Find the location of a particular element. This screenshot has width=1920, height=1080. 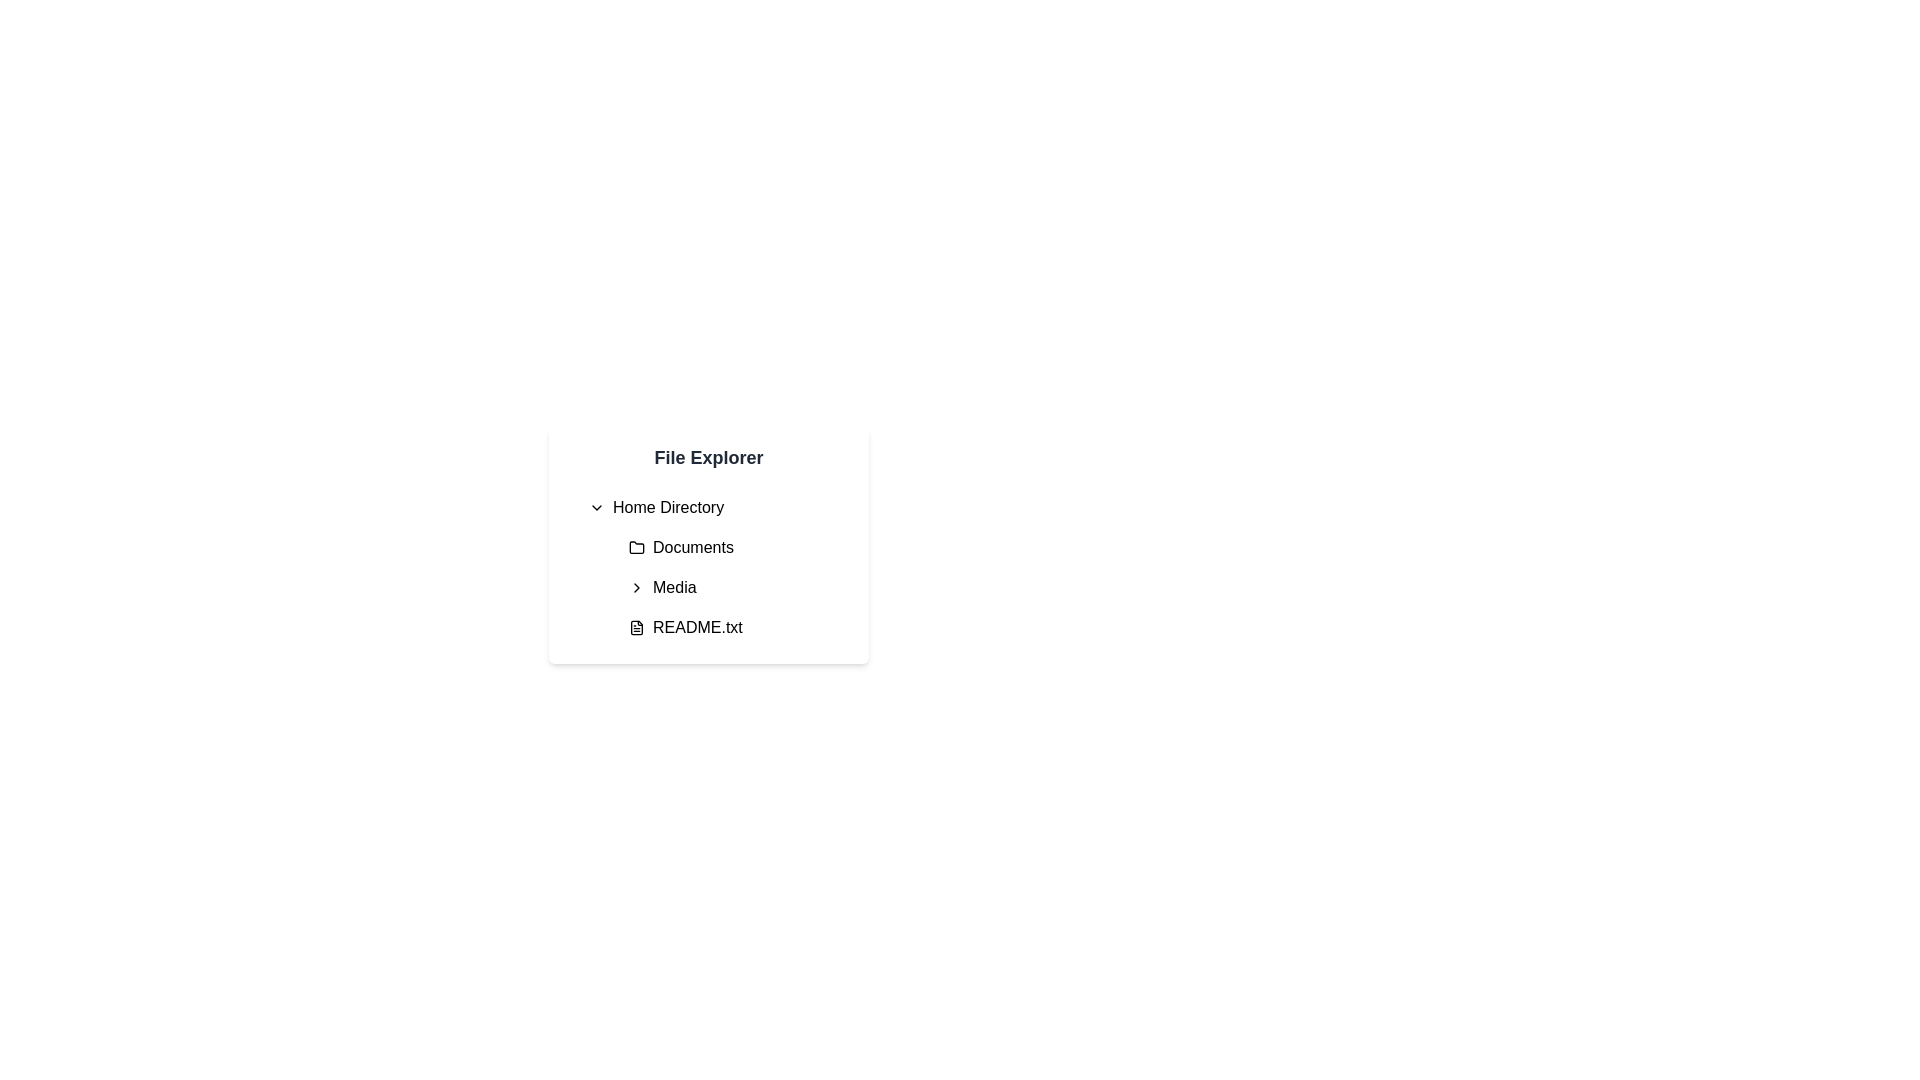

the 'Documents' text label located under the 'Home Directory' label in the file explorer interface is located at coordinates (693, 547).